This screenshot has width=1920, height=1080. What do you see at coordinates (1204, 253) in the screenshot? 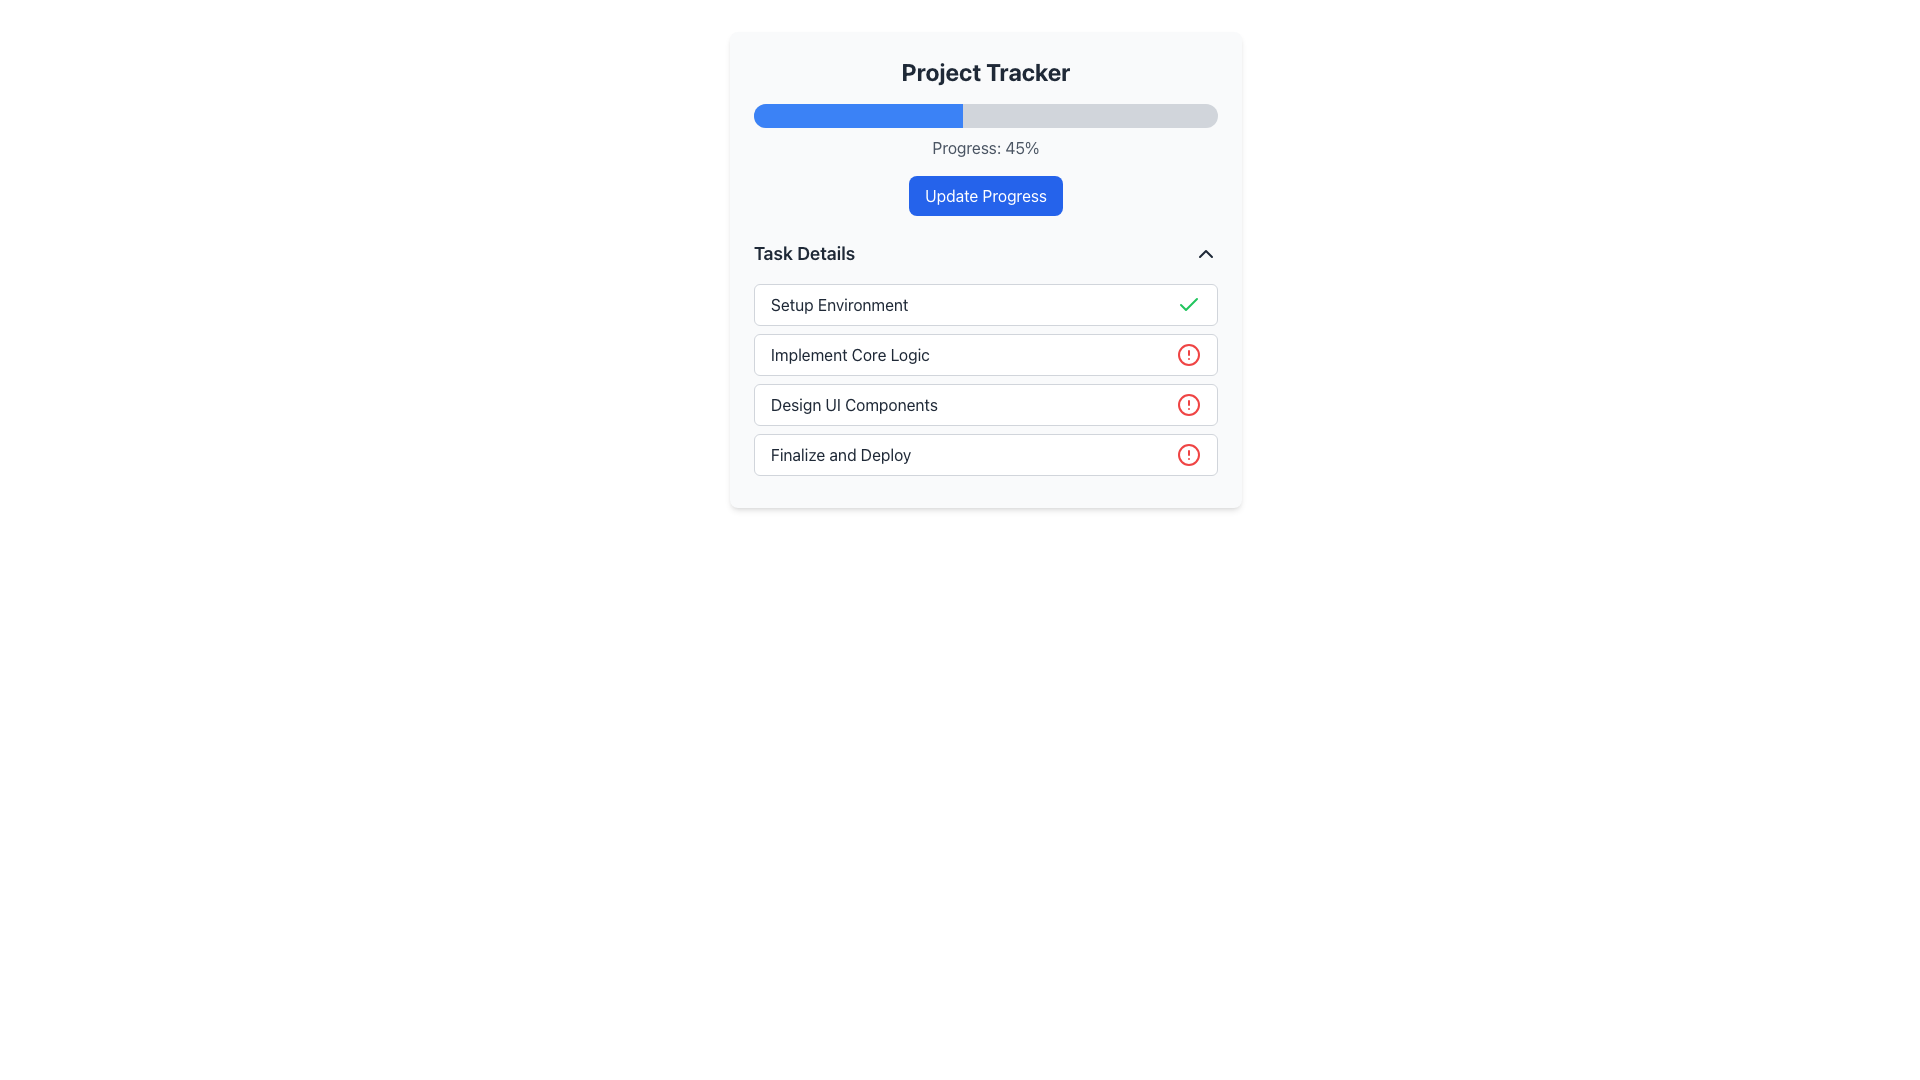
I see `the Chevron or Arrow Up icon located to the right of the 'Task Details' text` at bounding box center [1204, 253].